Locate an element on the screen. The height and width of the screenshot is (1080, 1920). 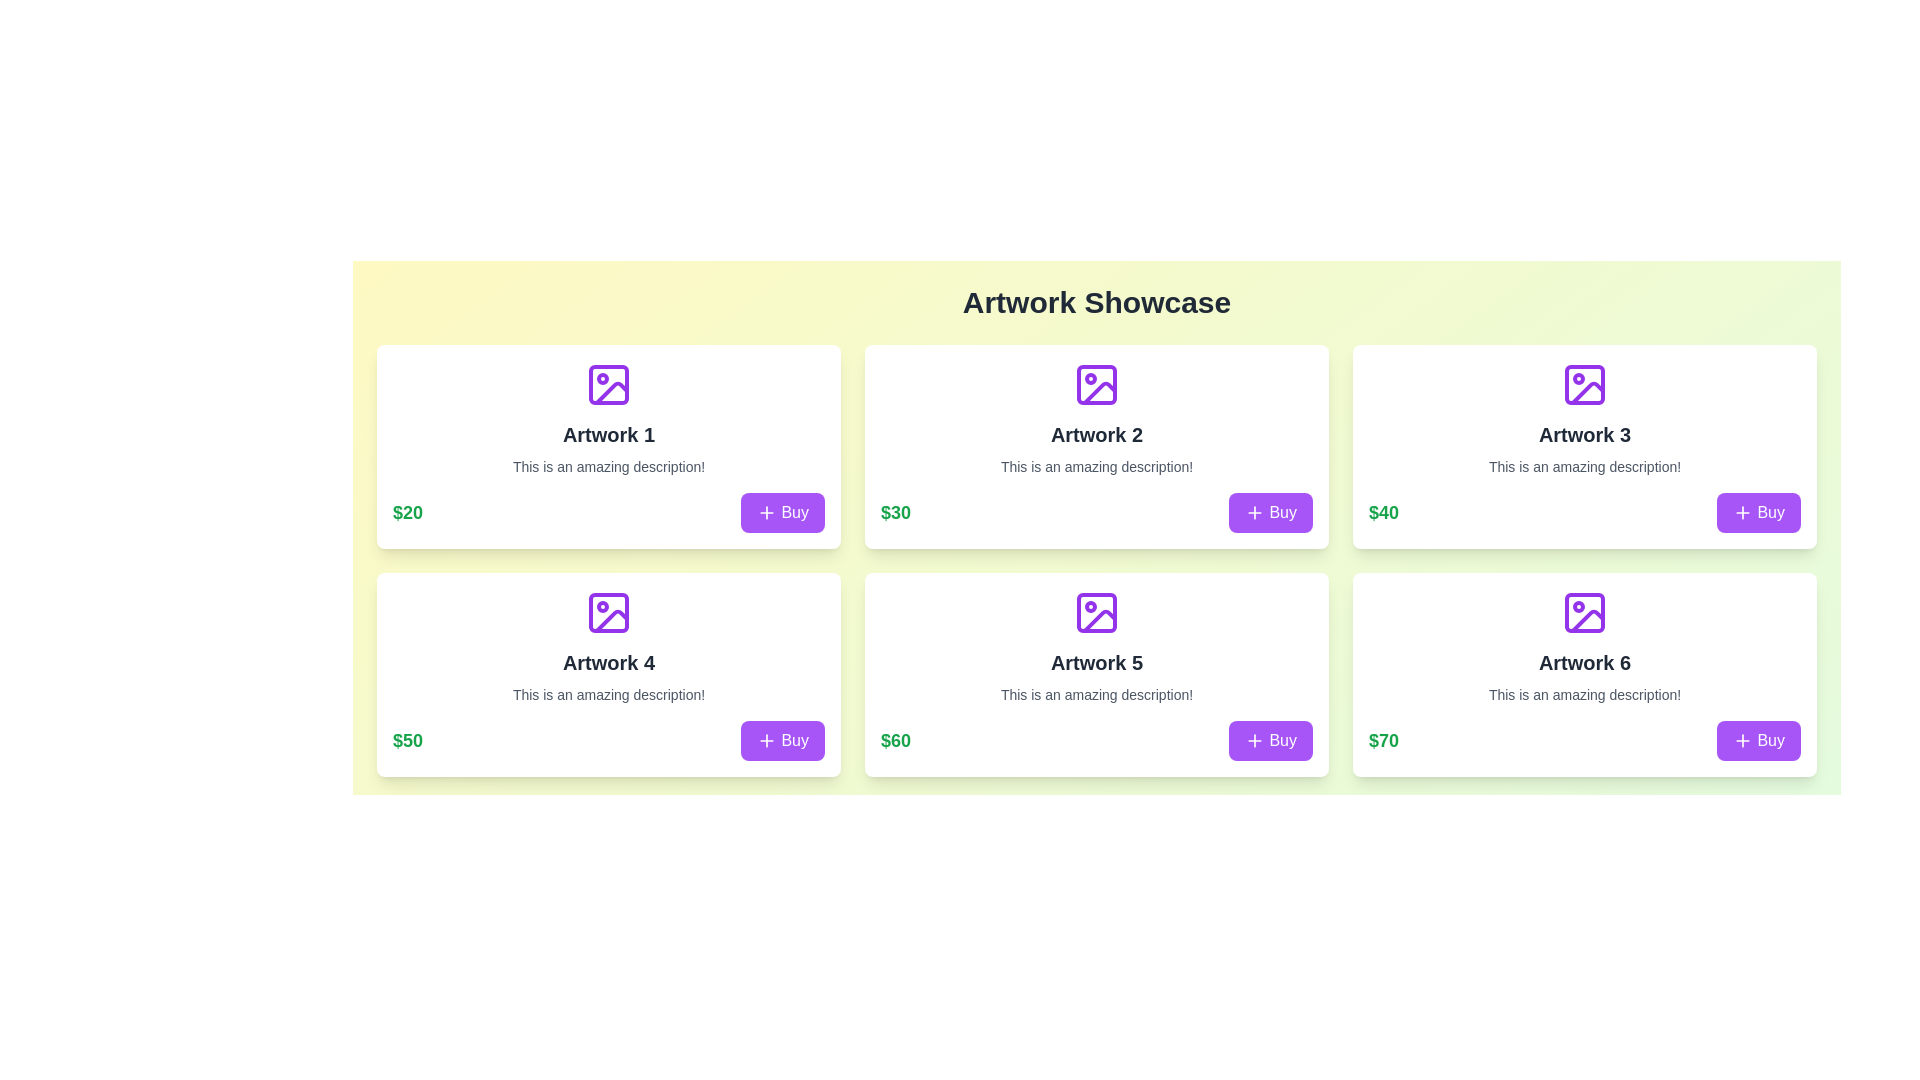
the 'Buy' button label for 'Artwork 2' is located at coordinates (1283, 512).